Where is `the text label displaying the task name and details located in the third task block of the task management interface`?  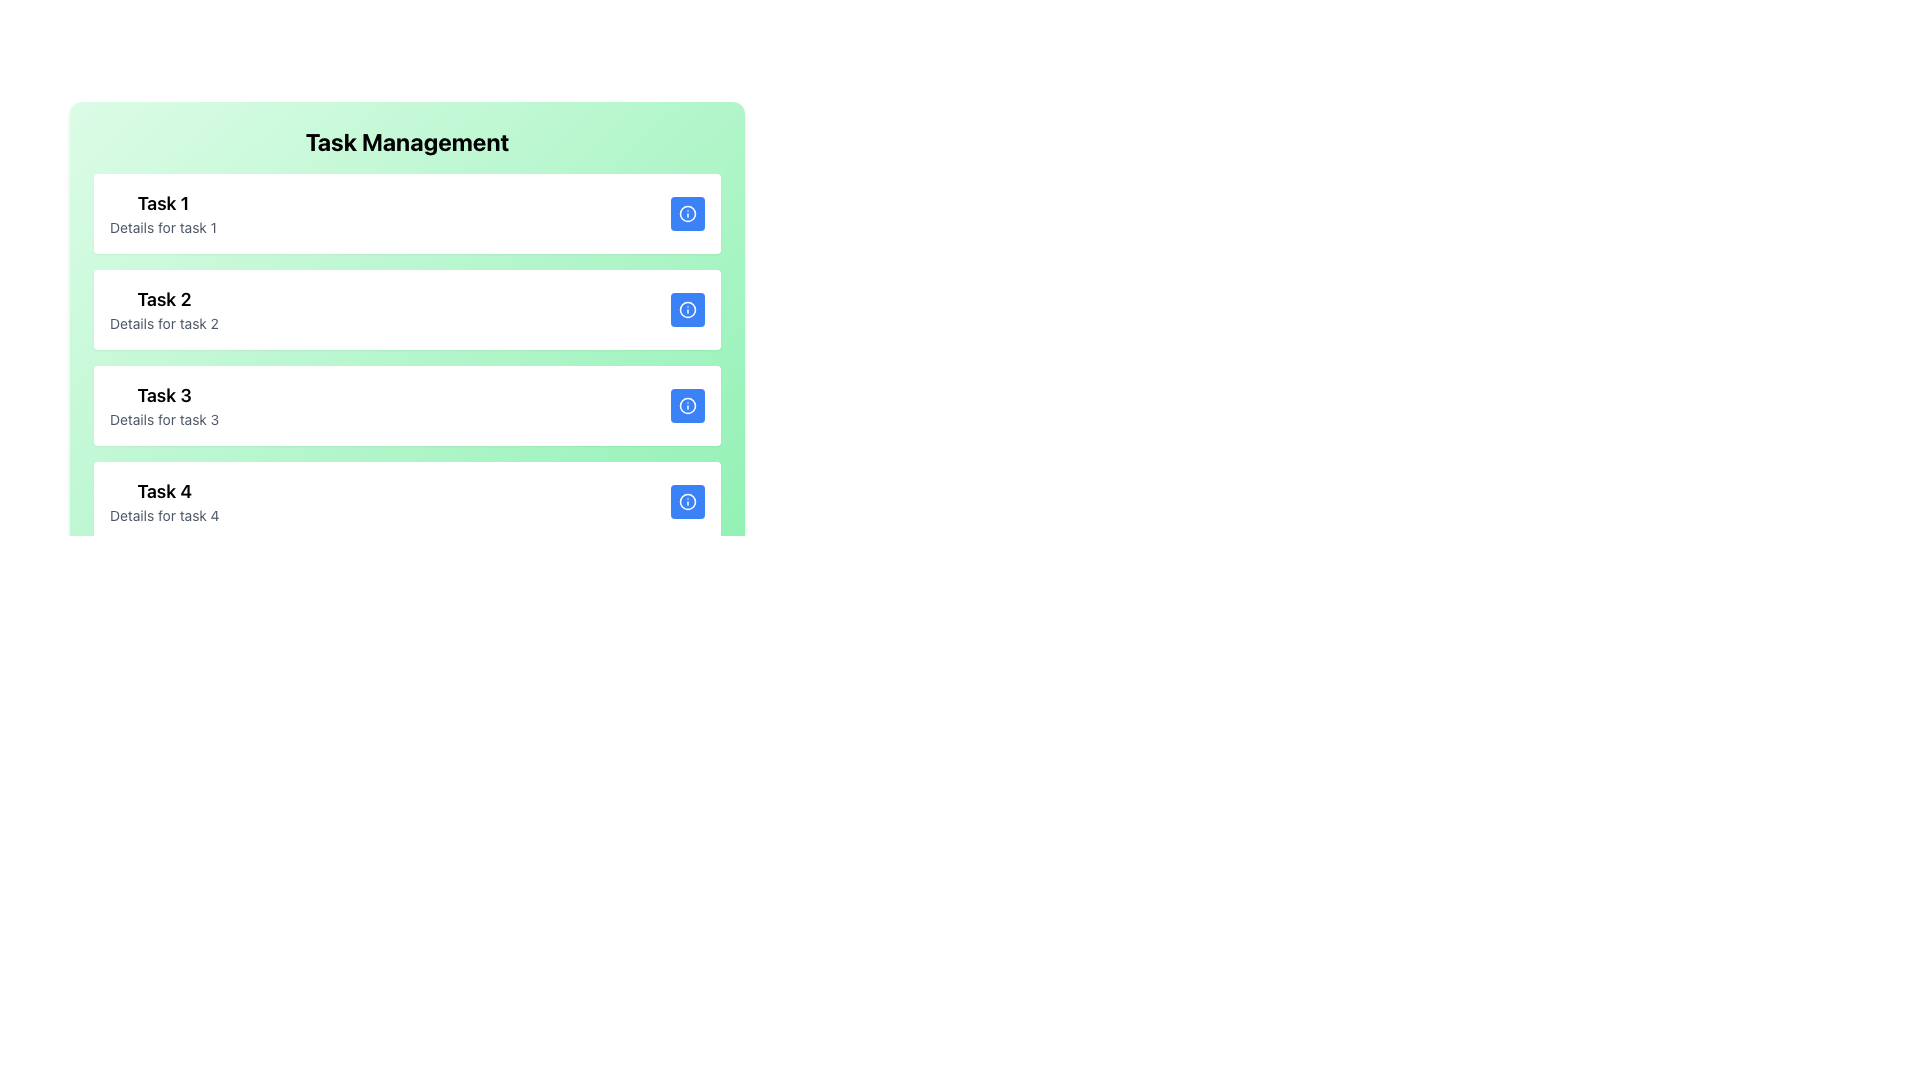 the text label displaying the task name and details located in the third task block of the task management interface is located at coordinates (164, 405).